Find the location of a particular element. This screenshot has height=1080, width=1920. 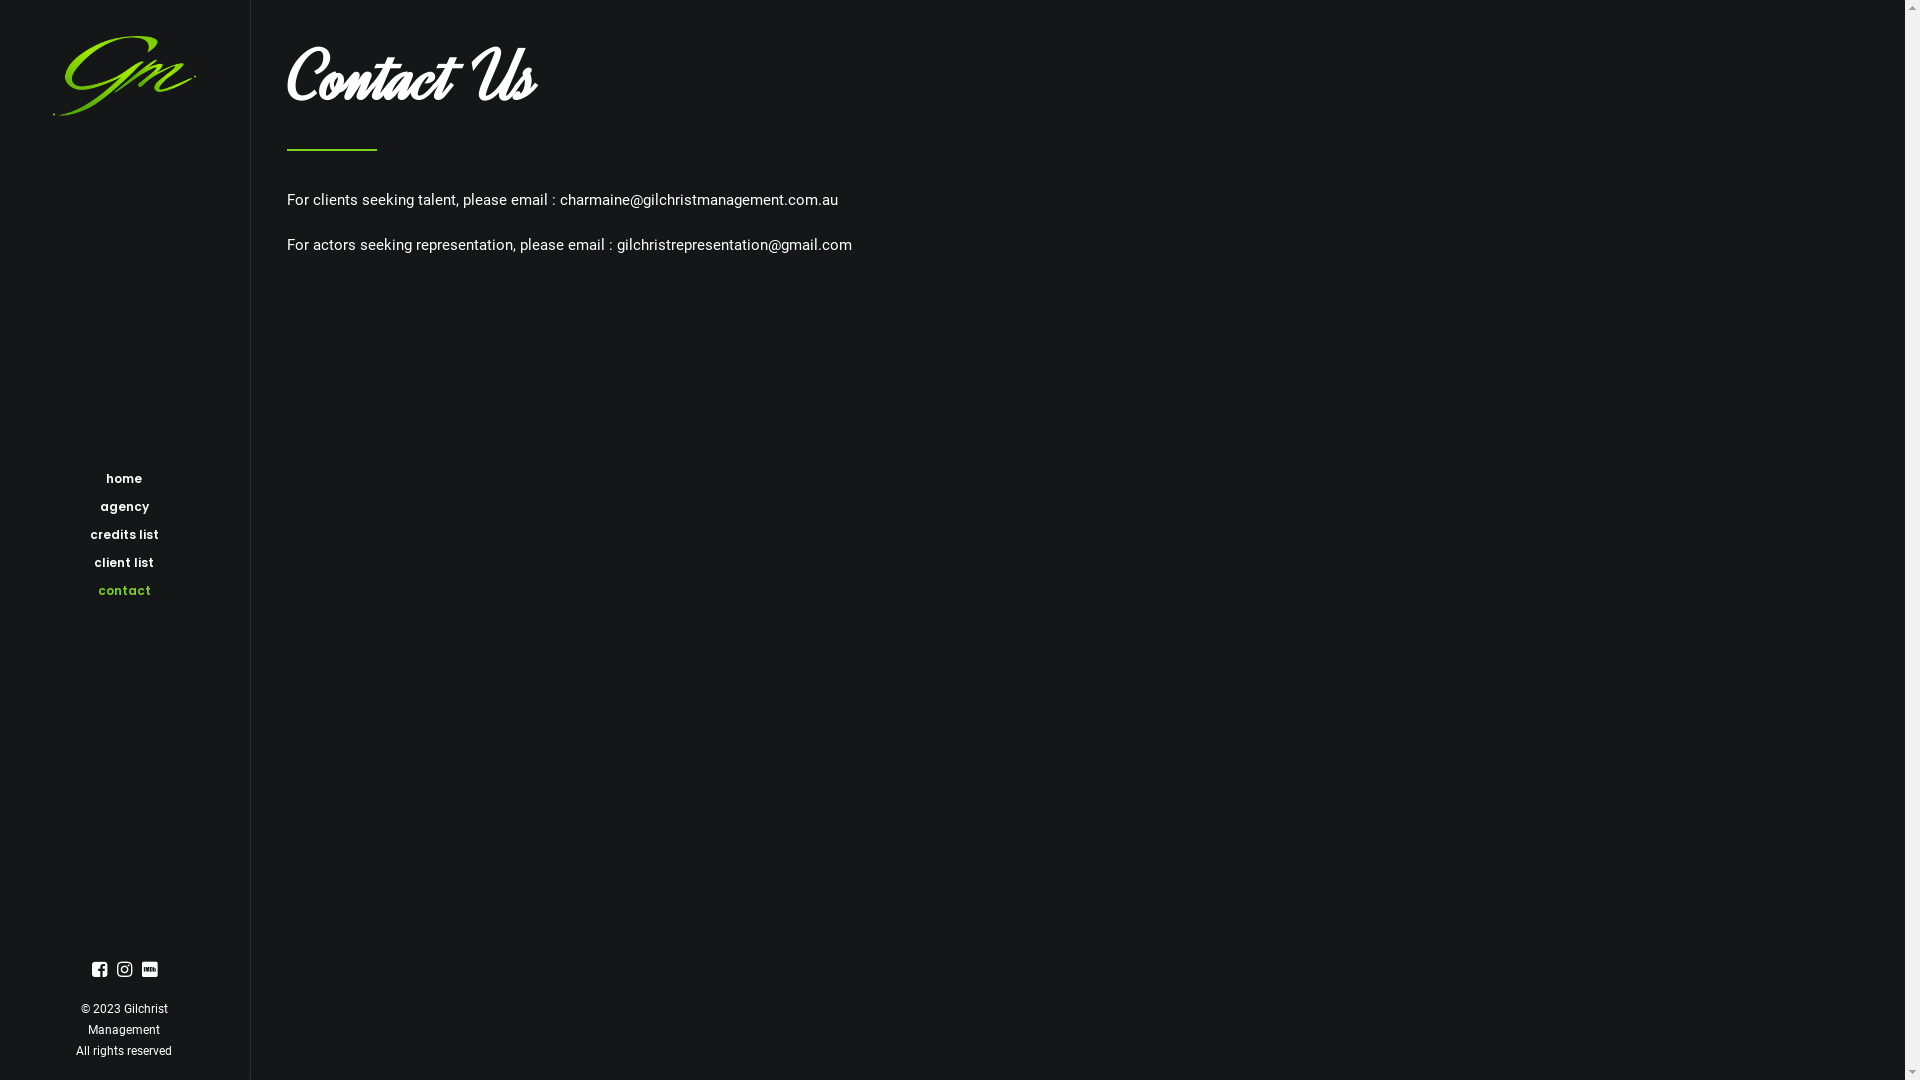

'charmaine@gilchristmanagement.com.au' is located at coordinates (699, 200).